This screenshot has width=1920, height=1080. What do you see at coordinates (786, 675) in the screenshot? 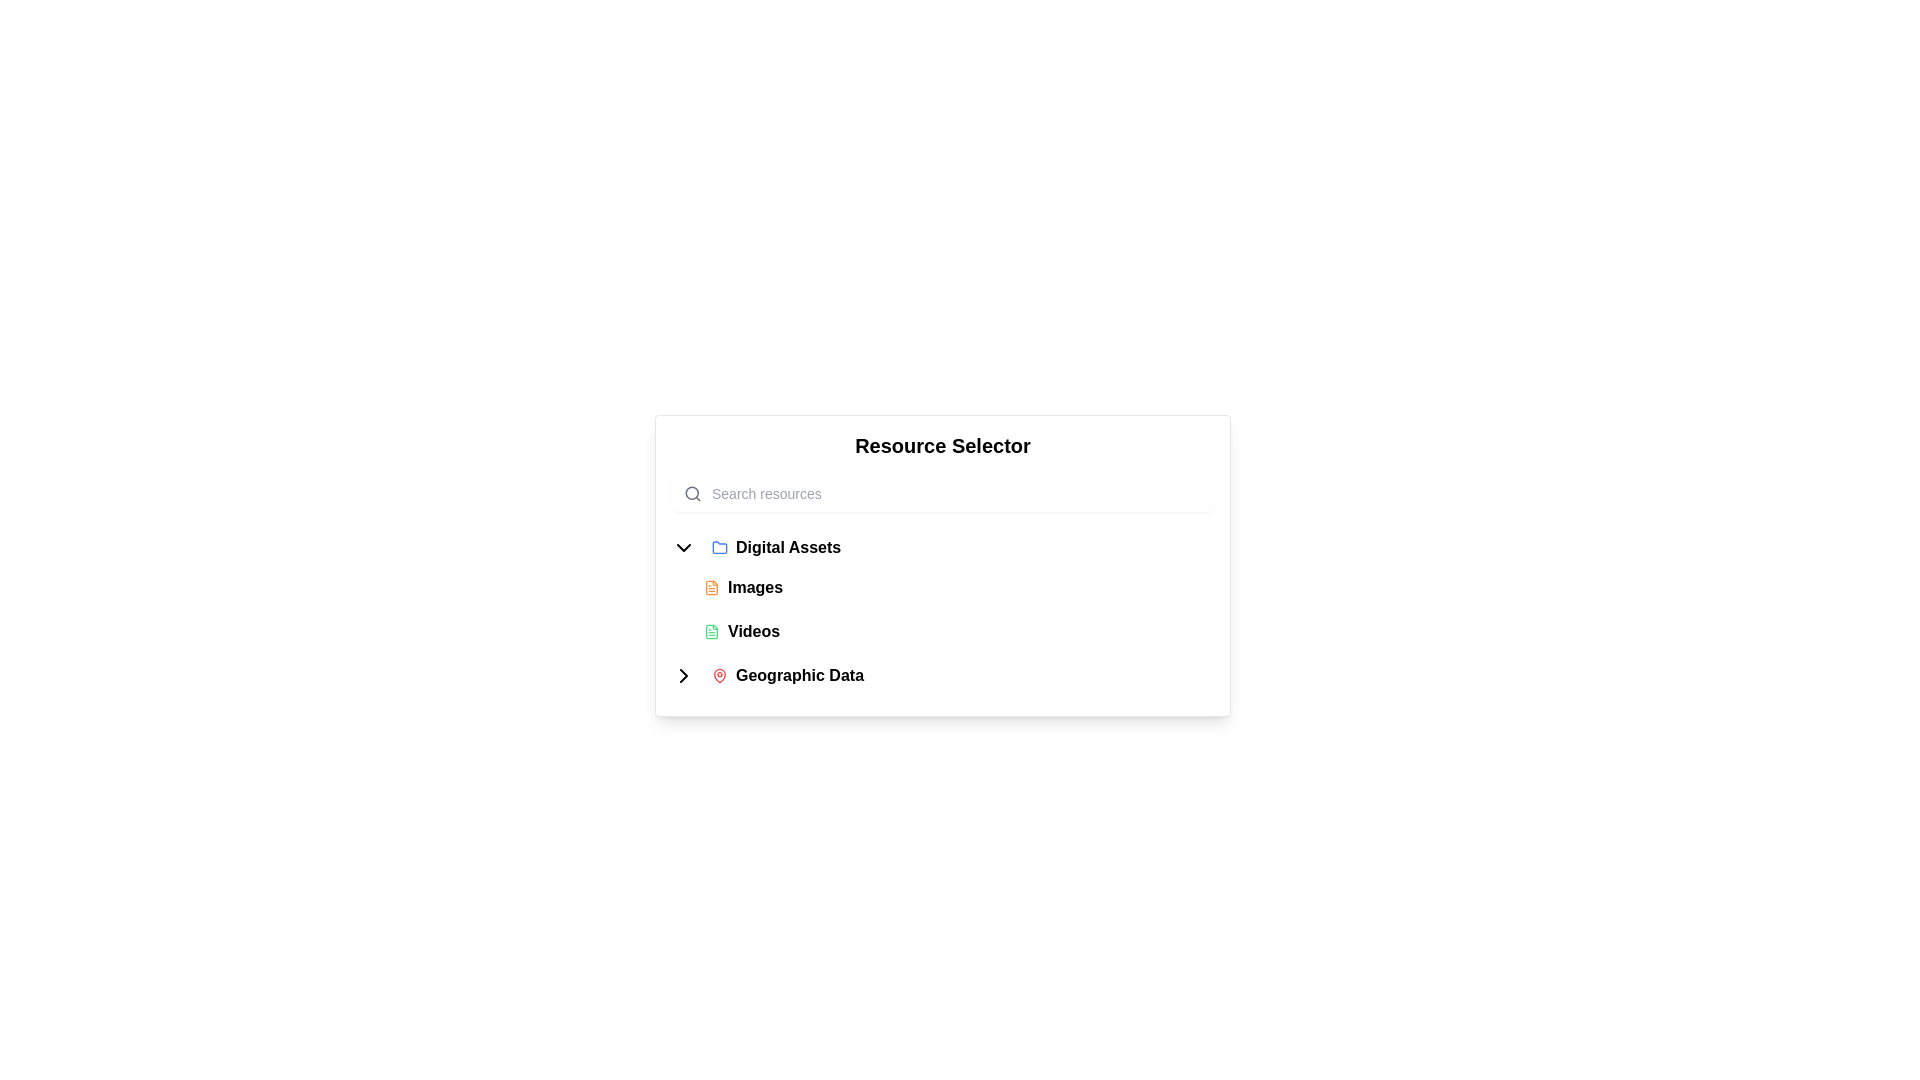
I see `the 'Geographic Data' button` at bounding box center [786, 675].